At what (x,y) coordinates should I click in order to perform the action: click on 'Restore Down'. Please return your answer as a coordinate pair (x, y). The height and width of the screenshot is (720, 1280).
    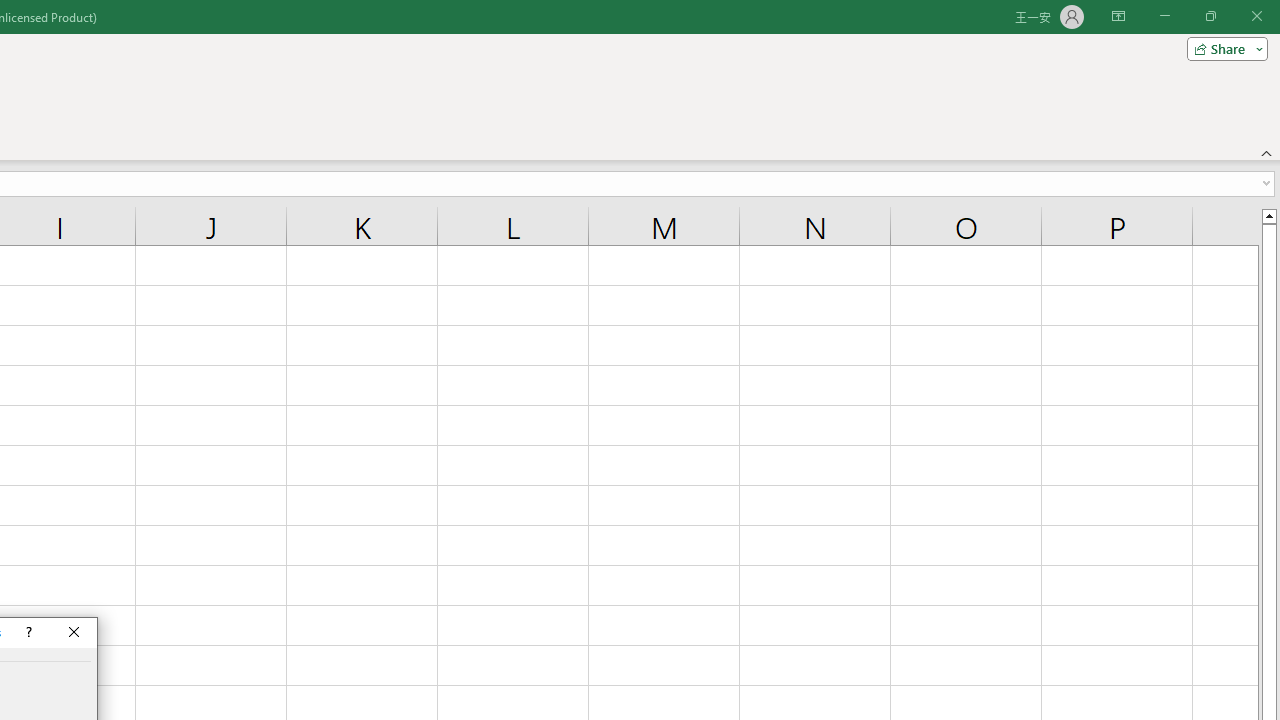
    Looking at the image, I should click on (1209, 16).